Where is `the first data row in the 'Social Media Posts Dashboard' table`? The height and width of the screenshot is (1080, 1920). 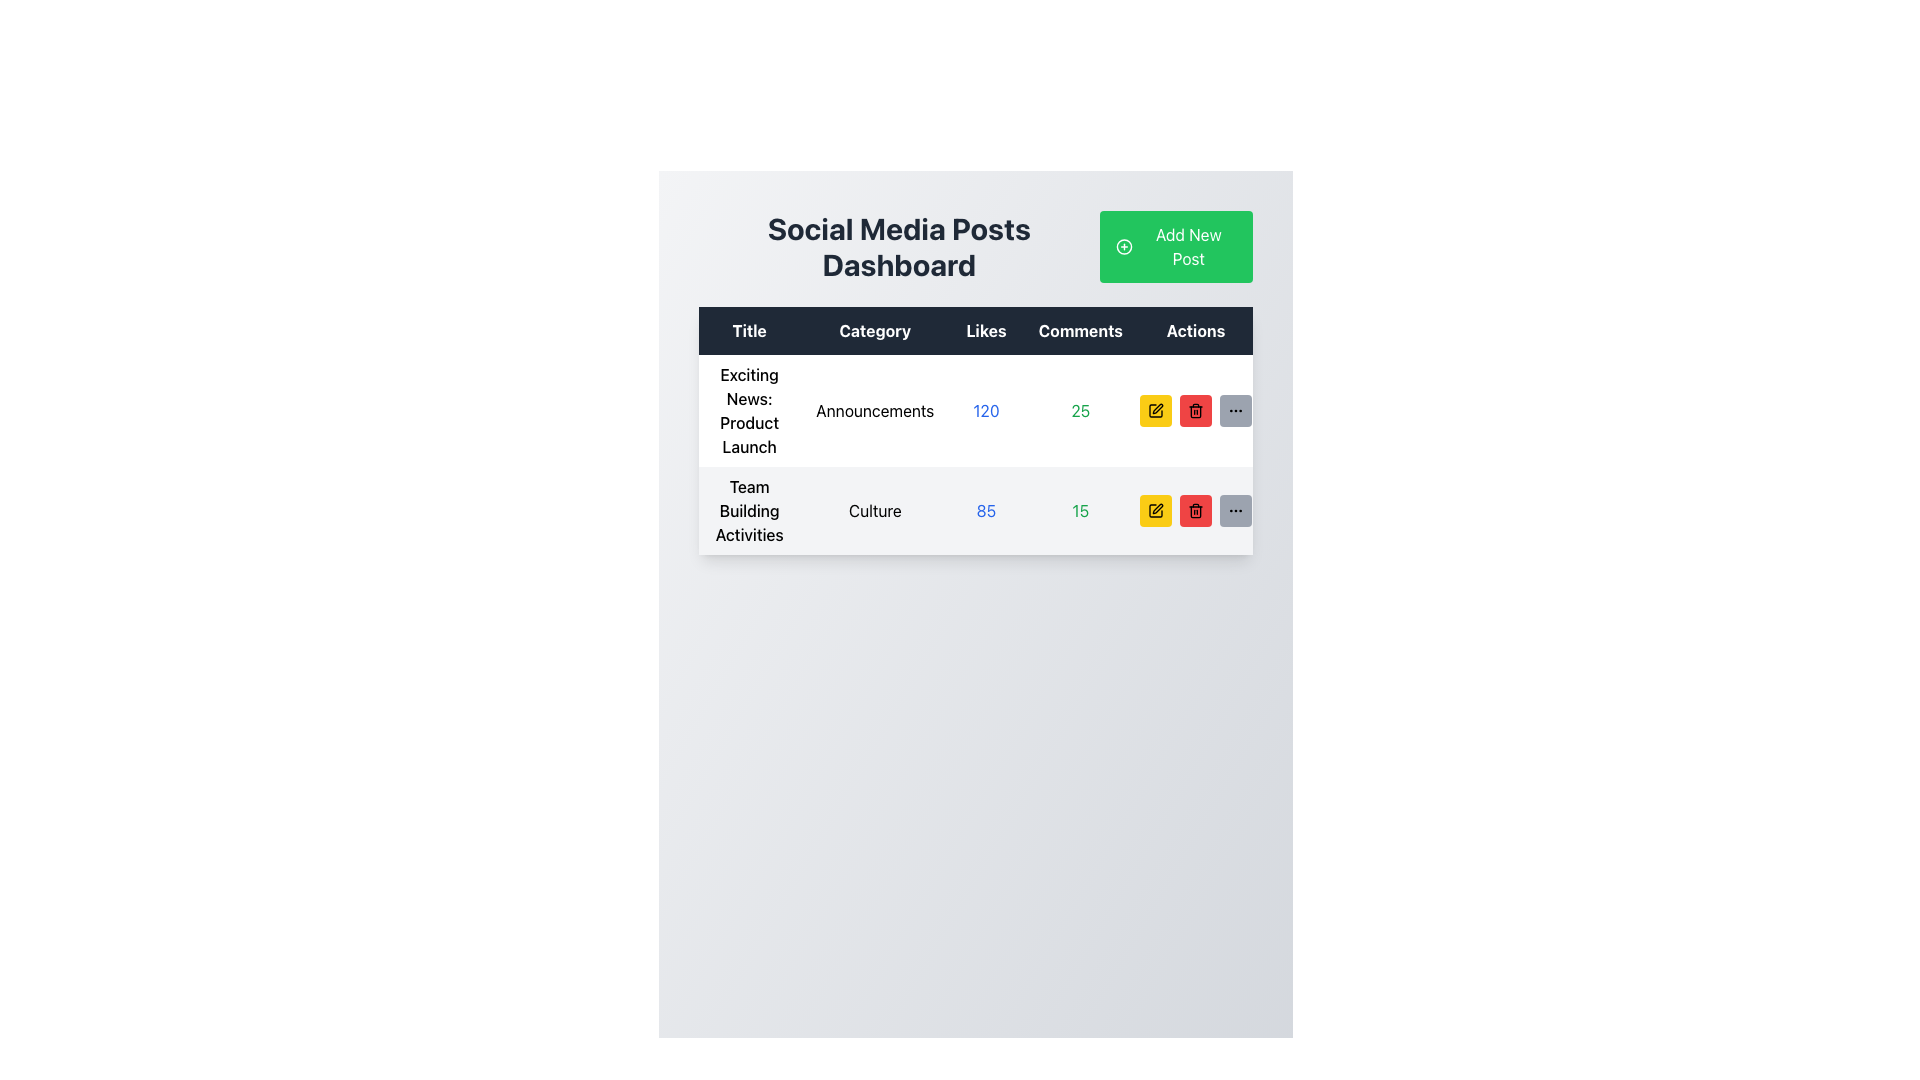
the first data row in the 'Social Media Posts Dashboard' table is located at coordinates (975, 455).